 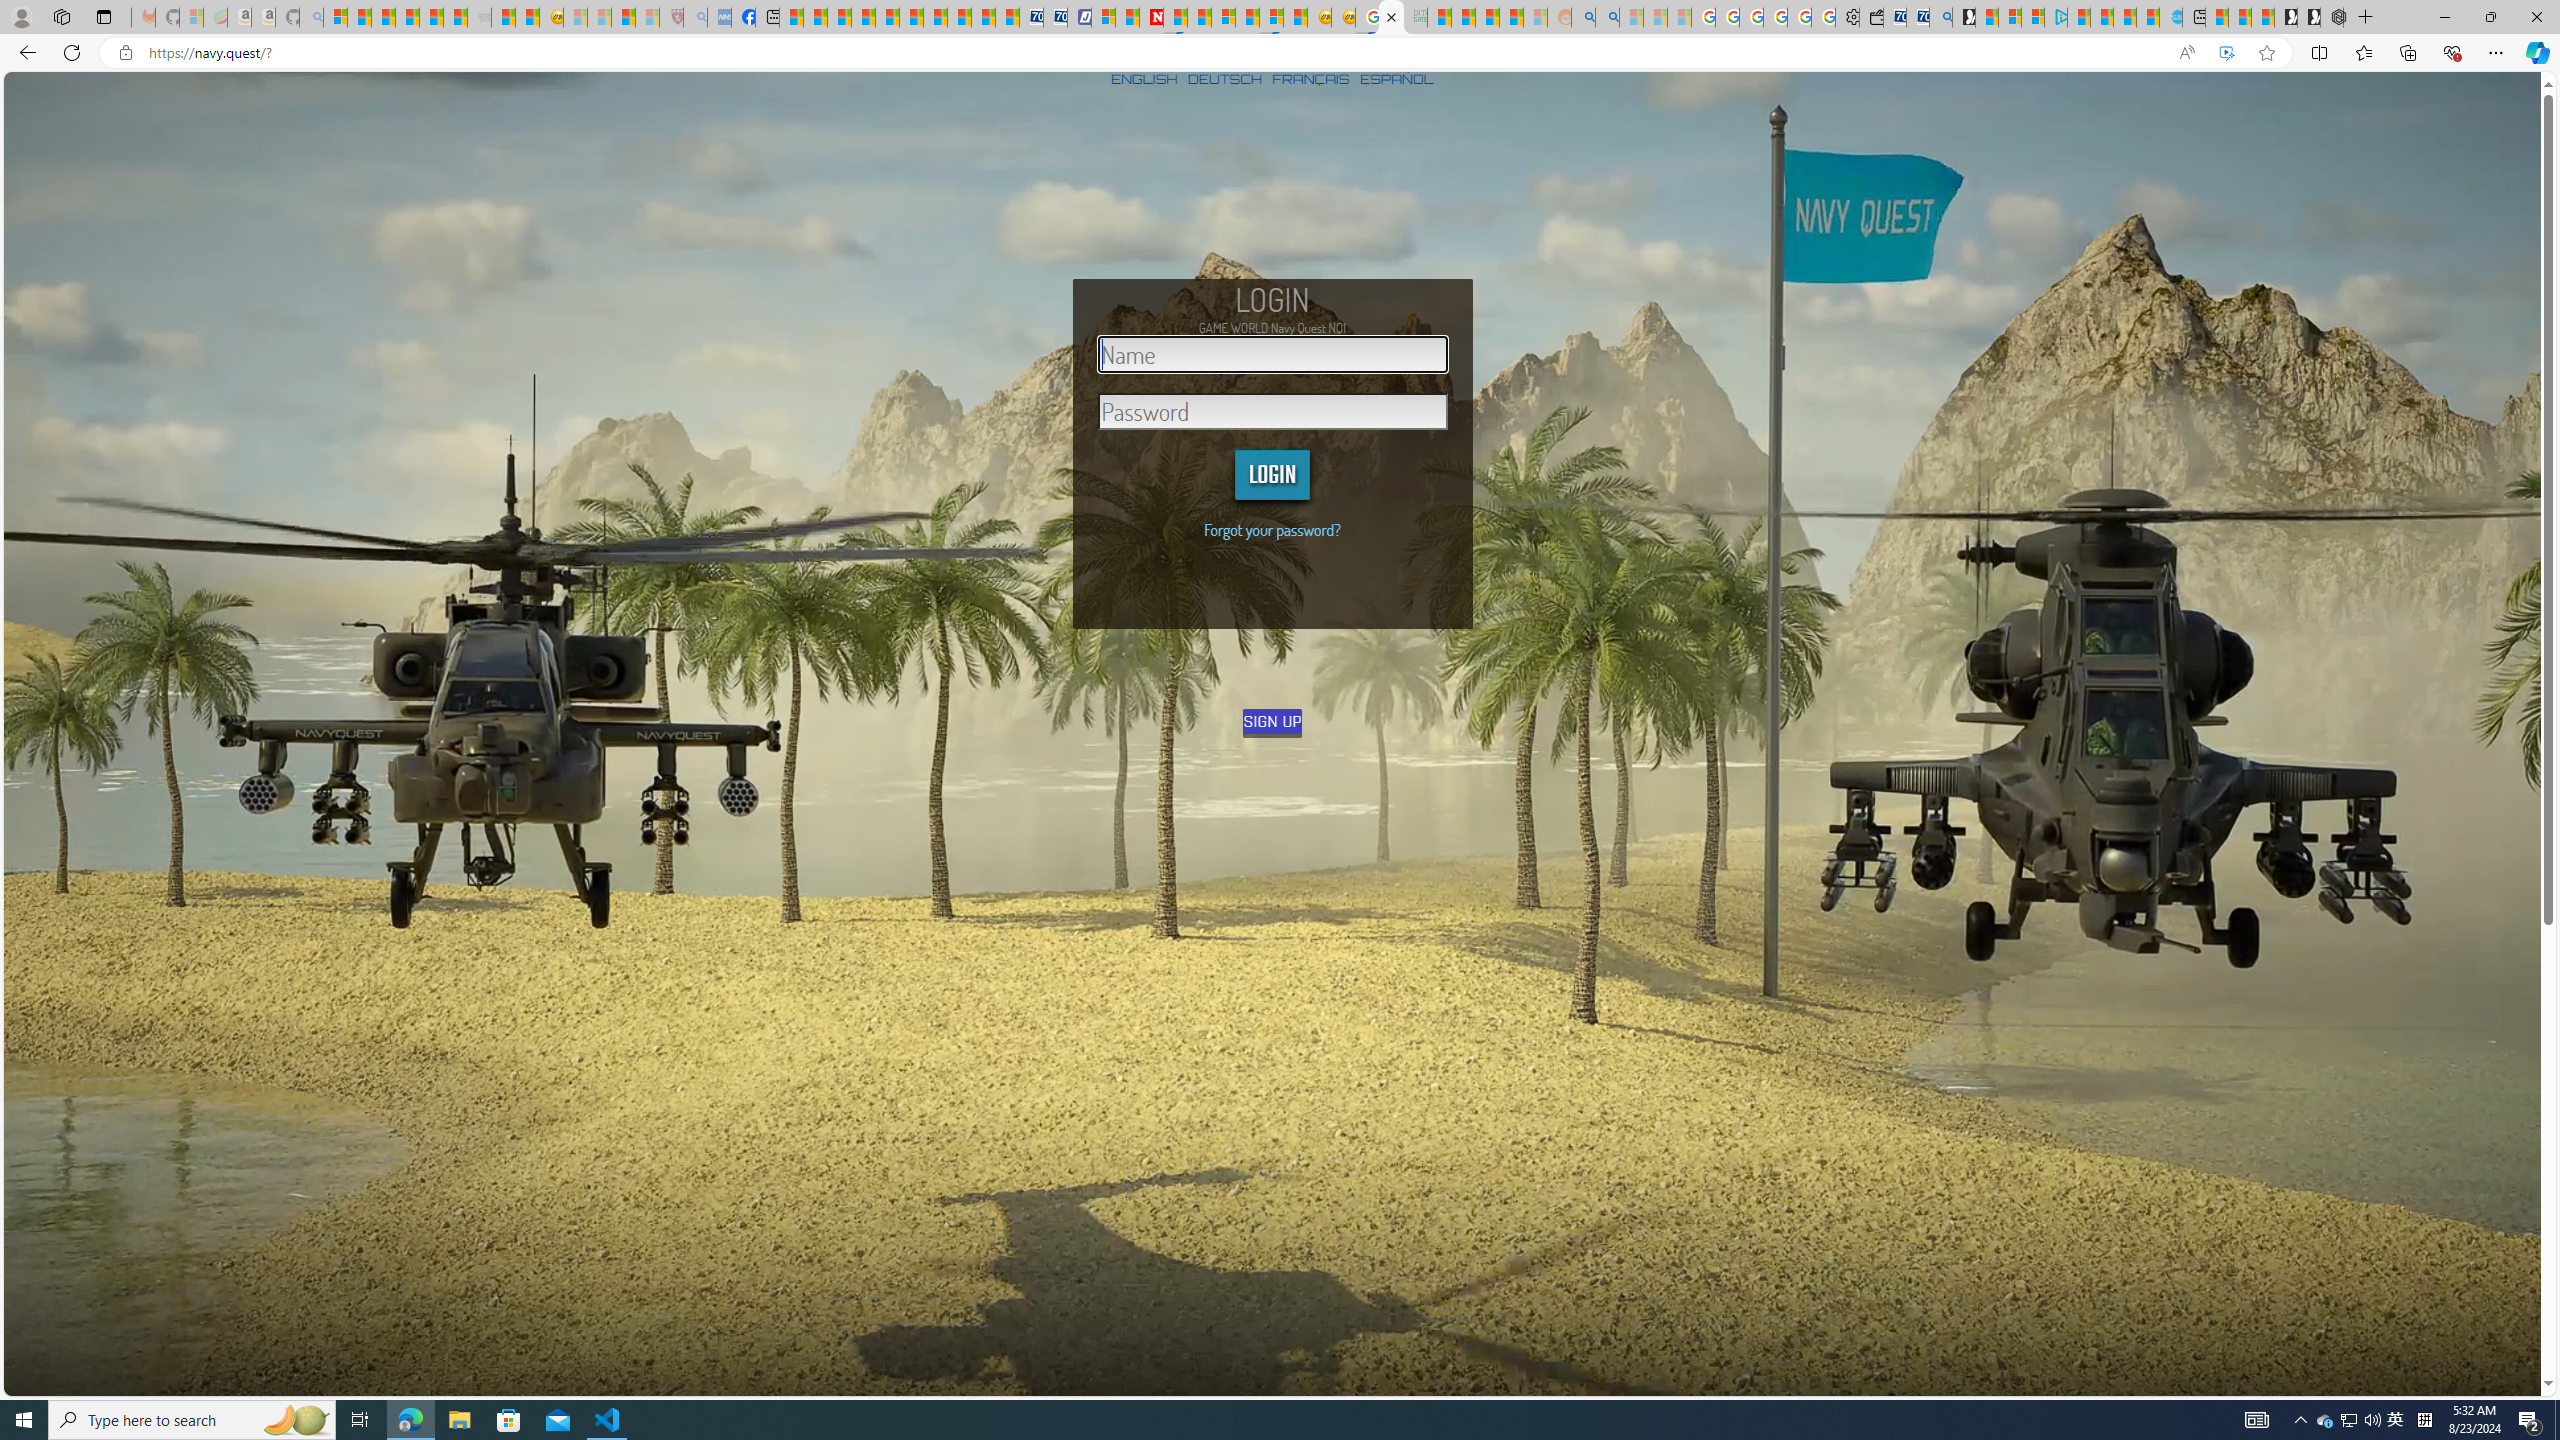 I want to click on 'ENGLISH', so click(x=1144, y=77).